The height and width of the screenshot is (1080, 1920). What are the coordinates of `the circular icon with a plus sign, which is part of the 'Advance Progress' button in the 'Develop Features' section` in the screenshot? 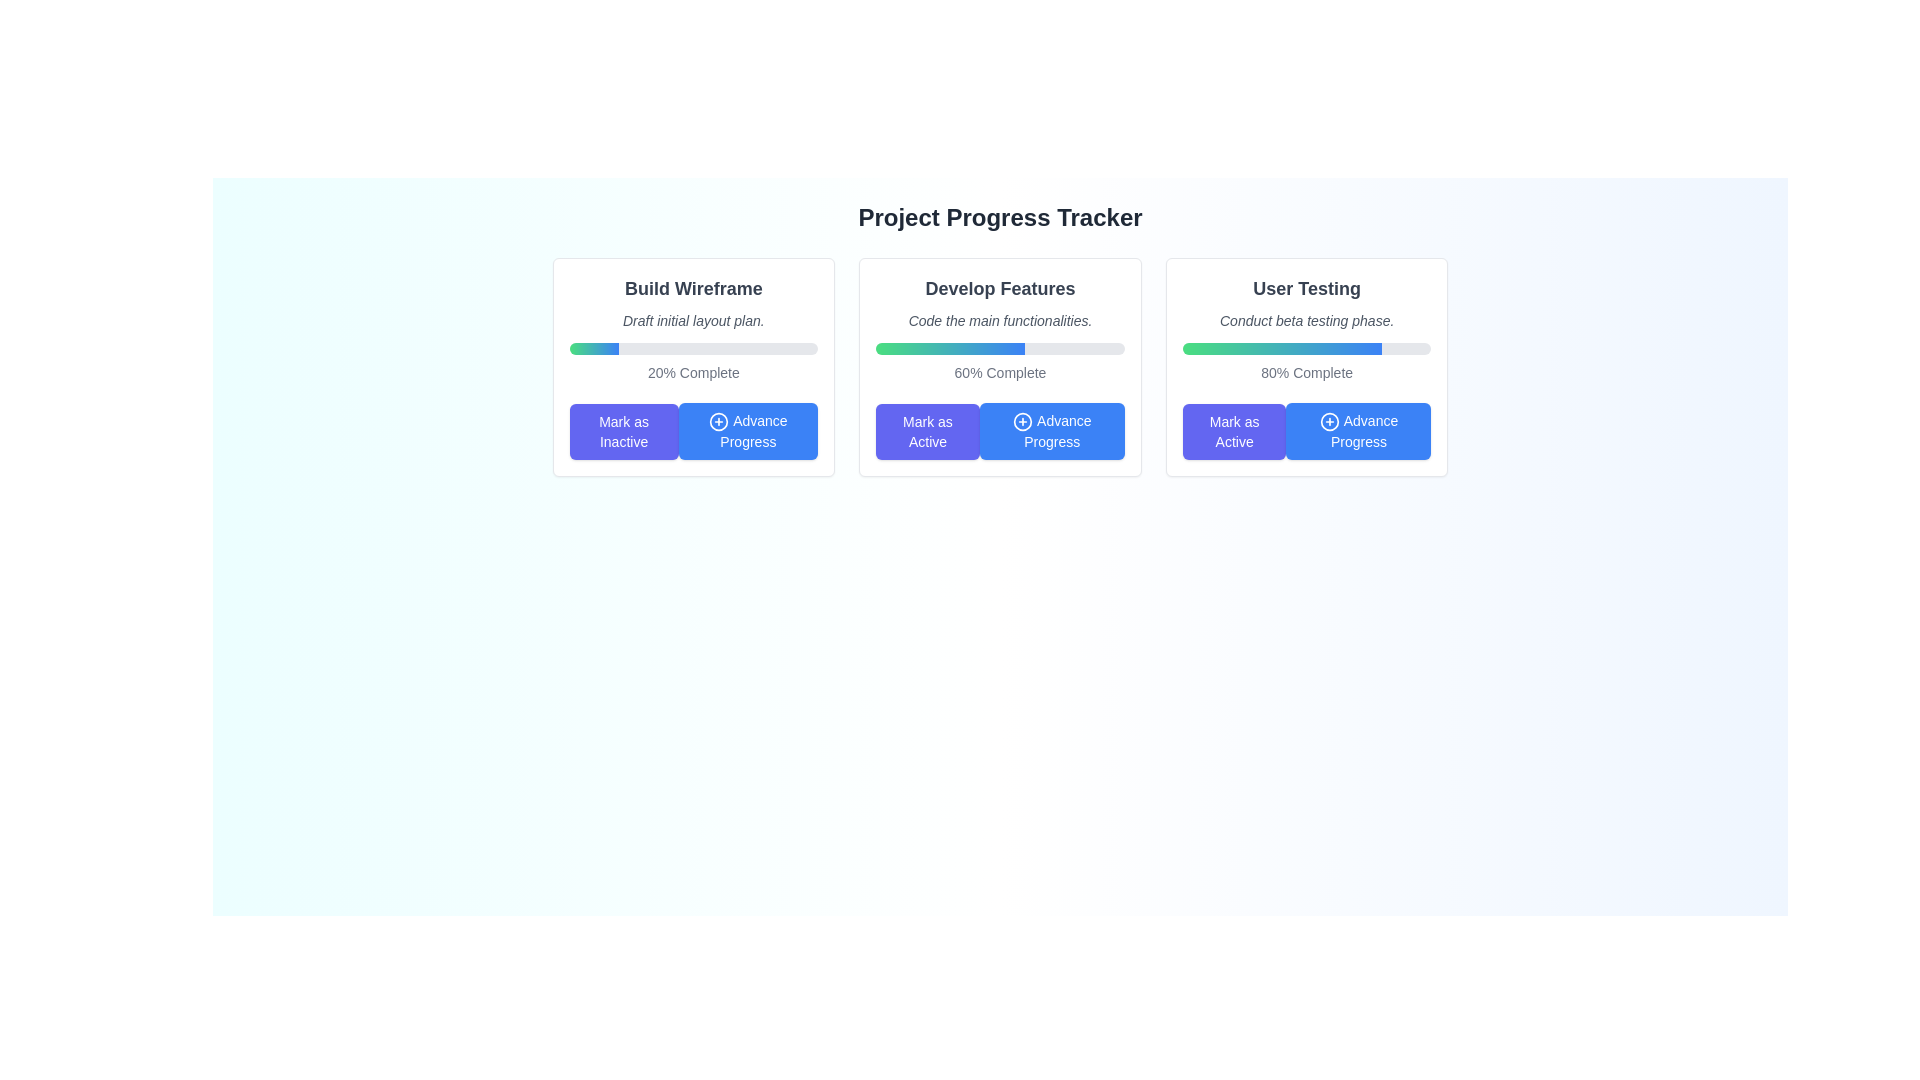 It's located at (1022, 421).